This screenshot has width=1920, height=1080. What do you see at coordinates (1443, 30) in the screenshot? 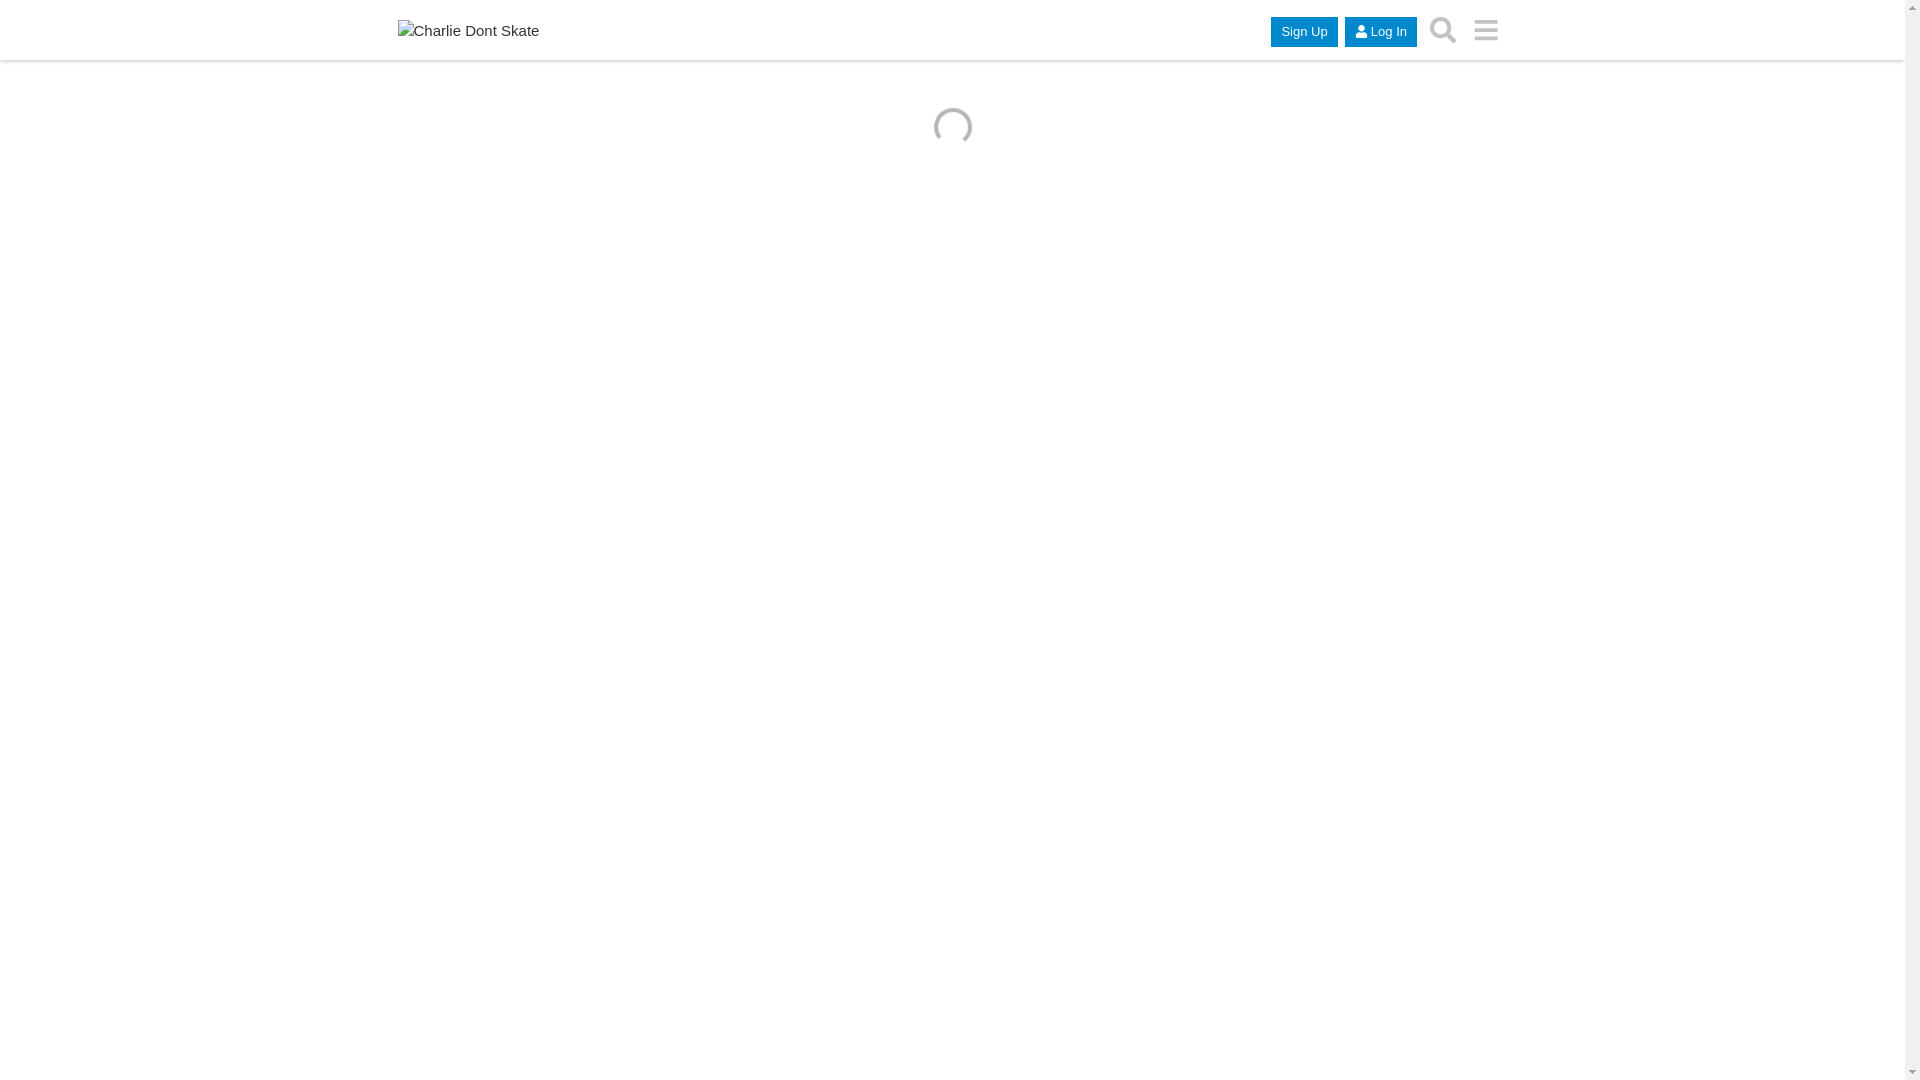
I see `'search topics, posts, users, or categories'` at bounding box center [1443, 30].